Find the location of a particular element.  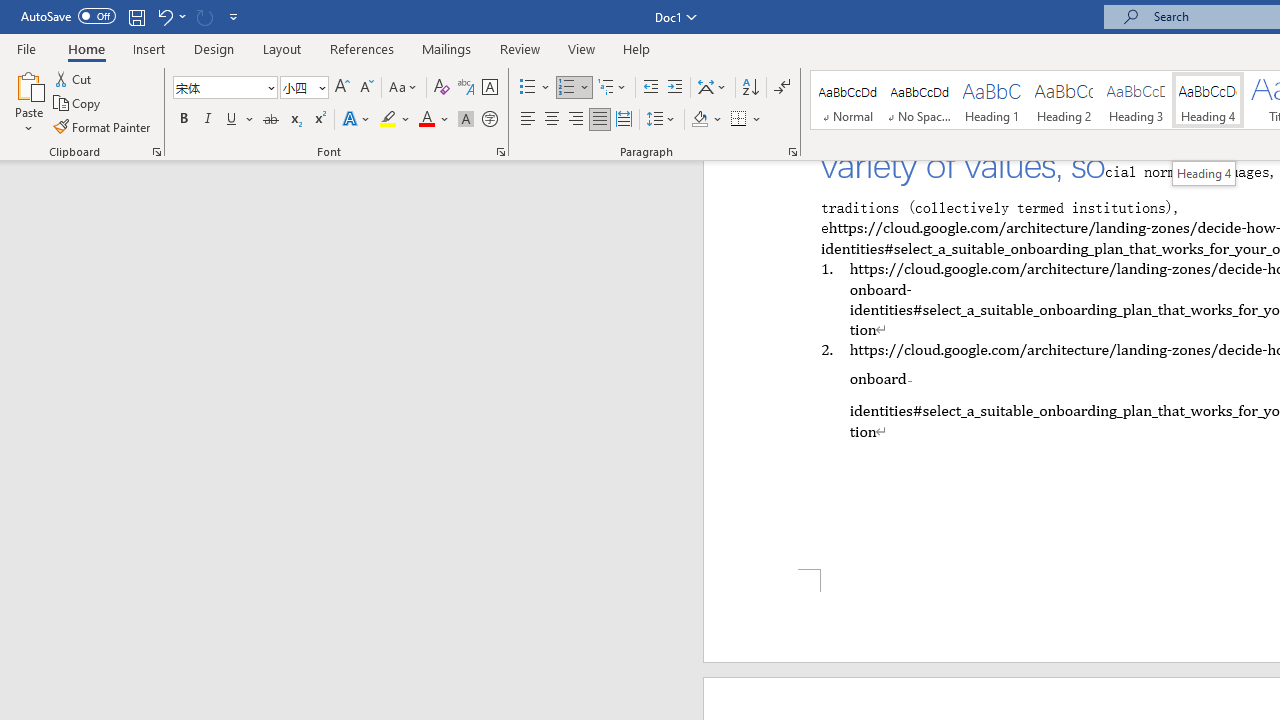

'Align Left' is located at coordinates (528, 119).